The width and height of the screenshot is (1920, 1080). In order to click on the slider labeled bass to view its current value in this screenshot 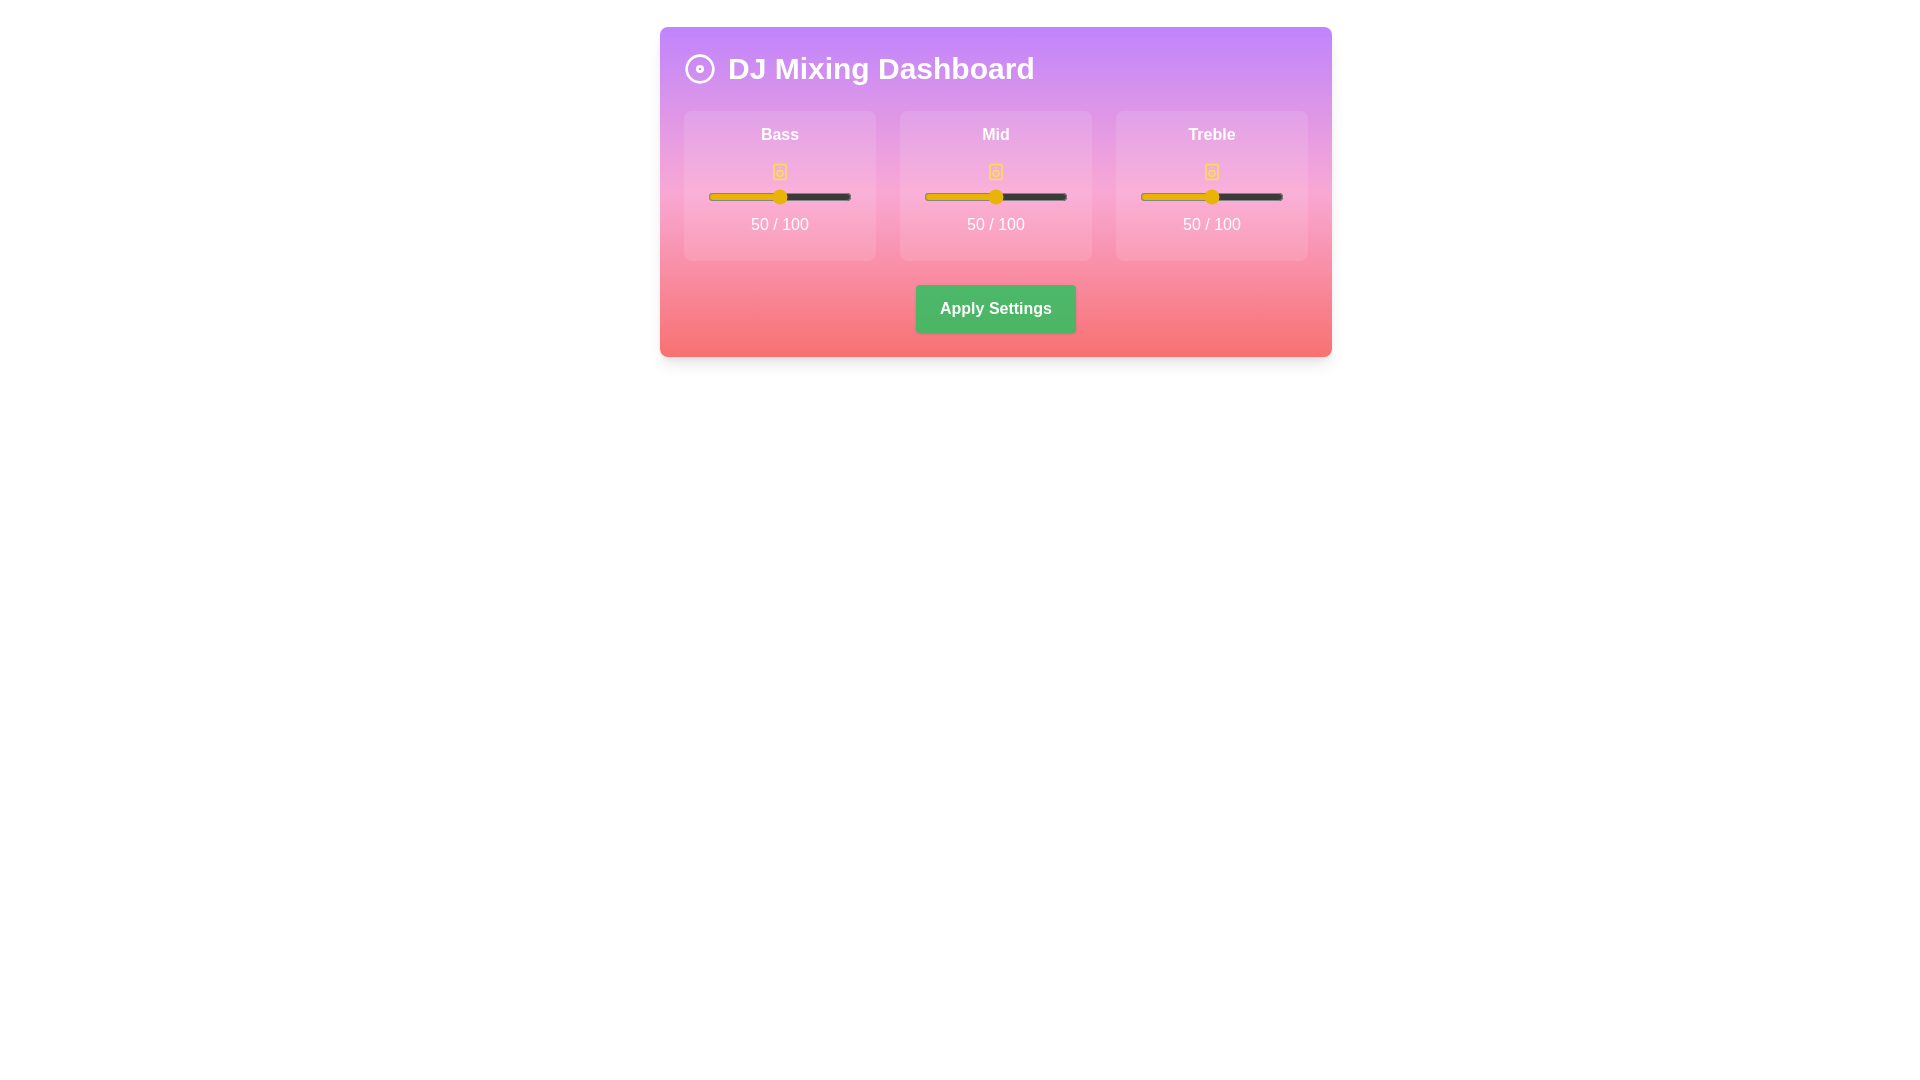, I will do `click(778, 196)`.